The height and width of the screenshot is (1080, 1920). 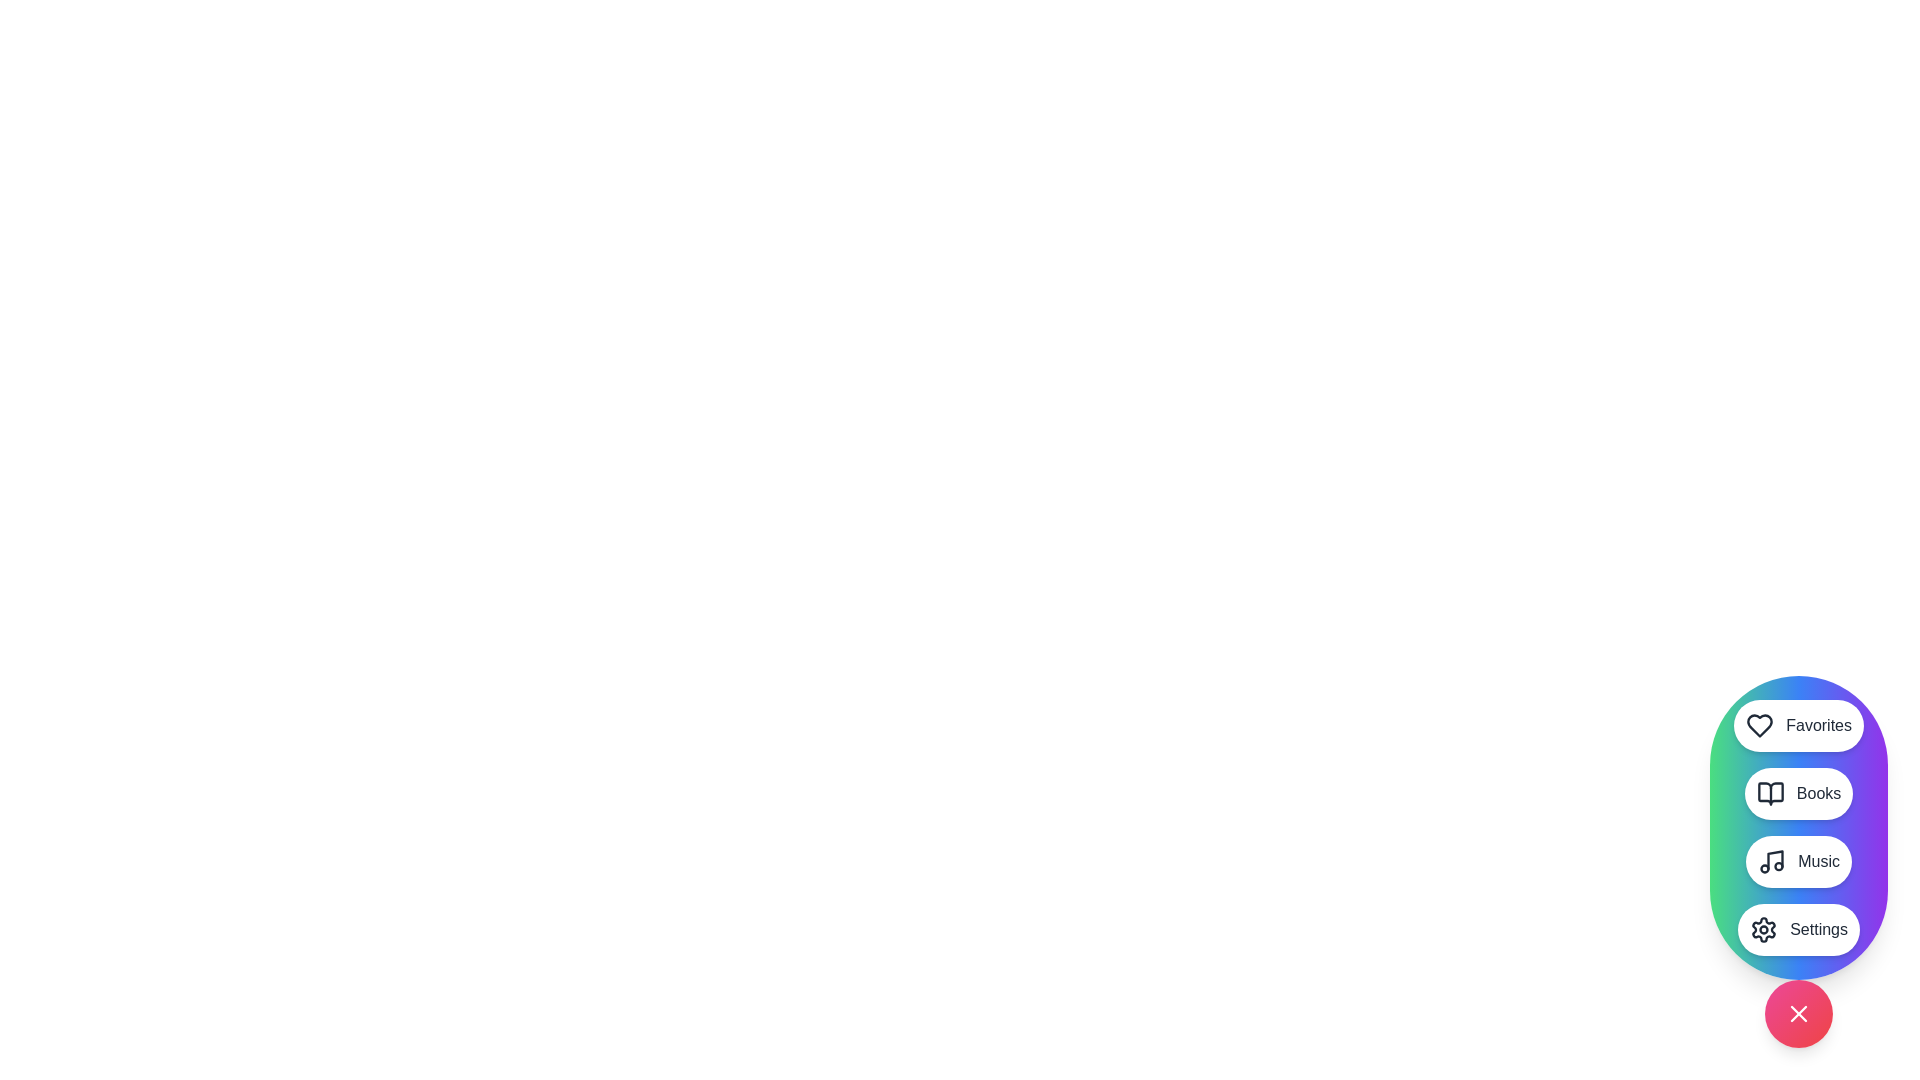 What do you see at coordinates (1799, 793) in the screenshot?
I see `the menu option Books to perform its associated action` at bounding box center [1799, 793].